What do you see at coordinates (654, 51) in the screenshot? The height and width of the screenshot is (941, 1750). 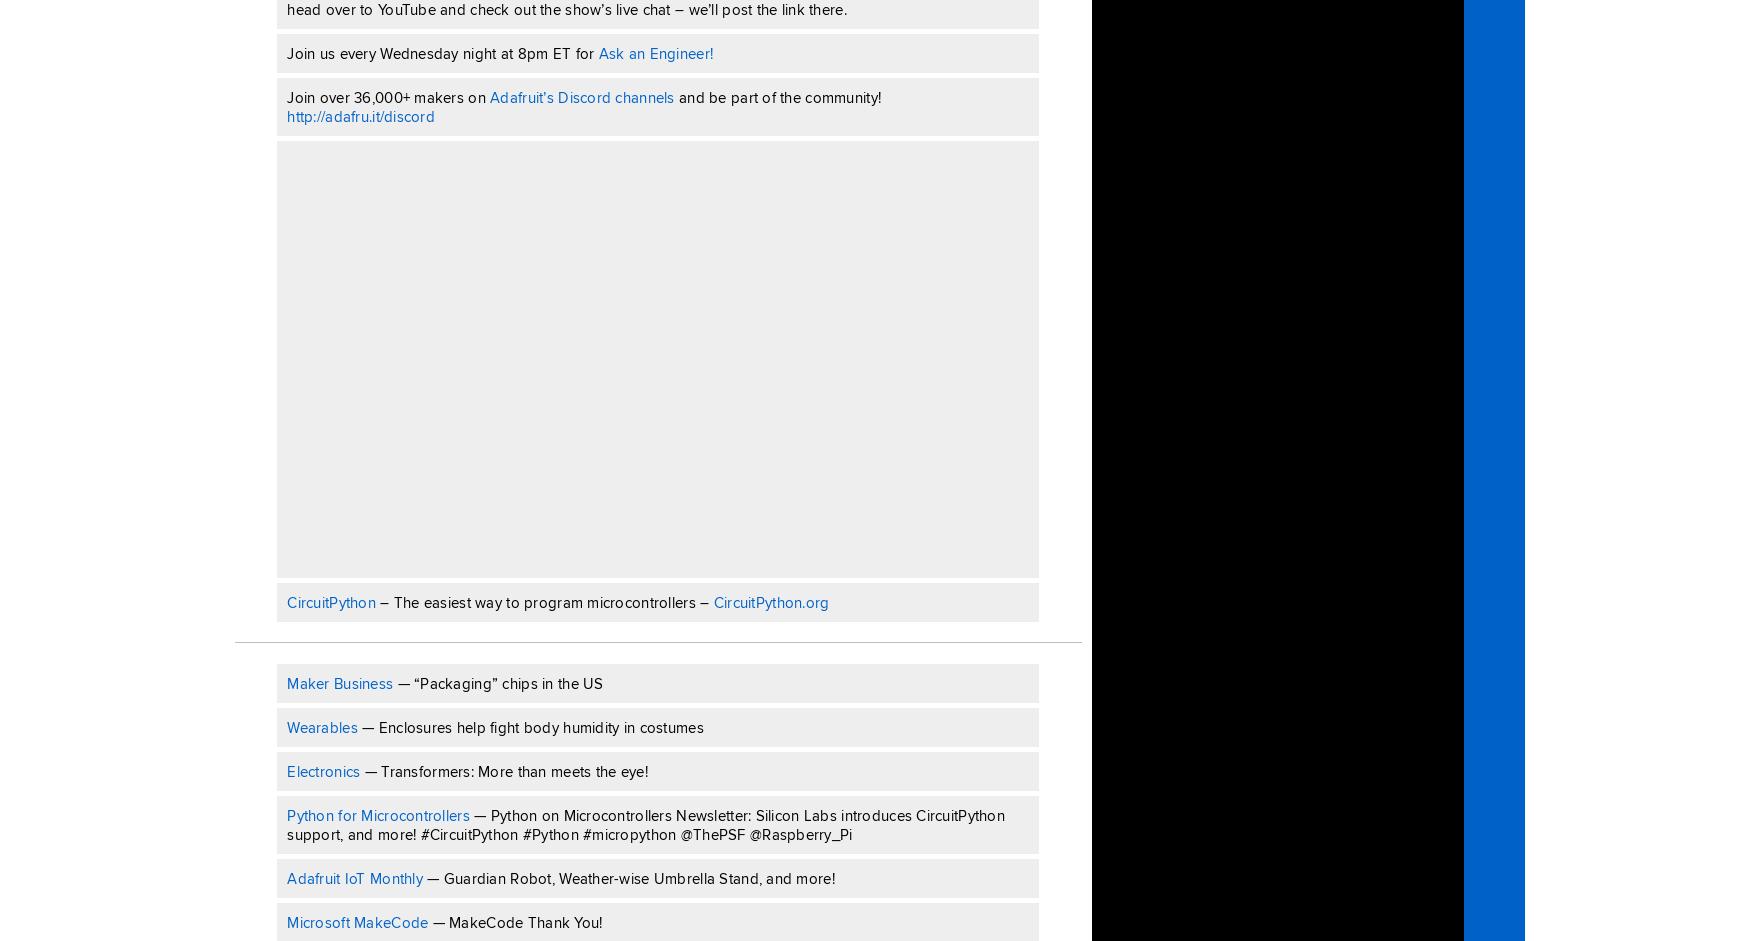 I see `'Ask an Engineer!'` at bounding box center [654, 51].